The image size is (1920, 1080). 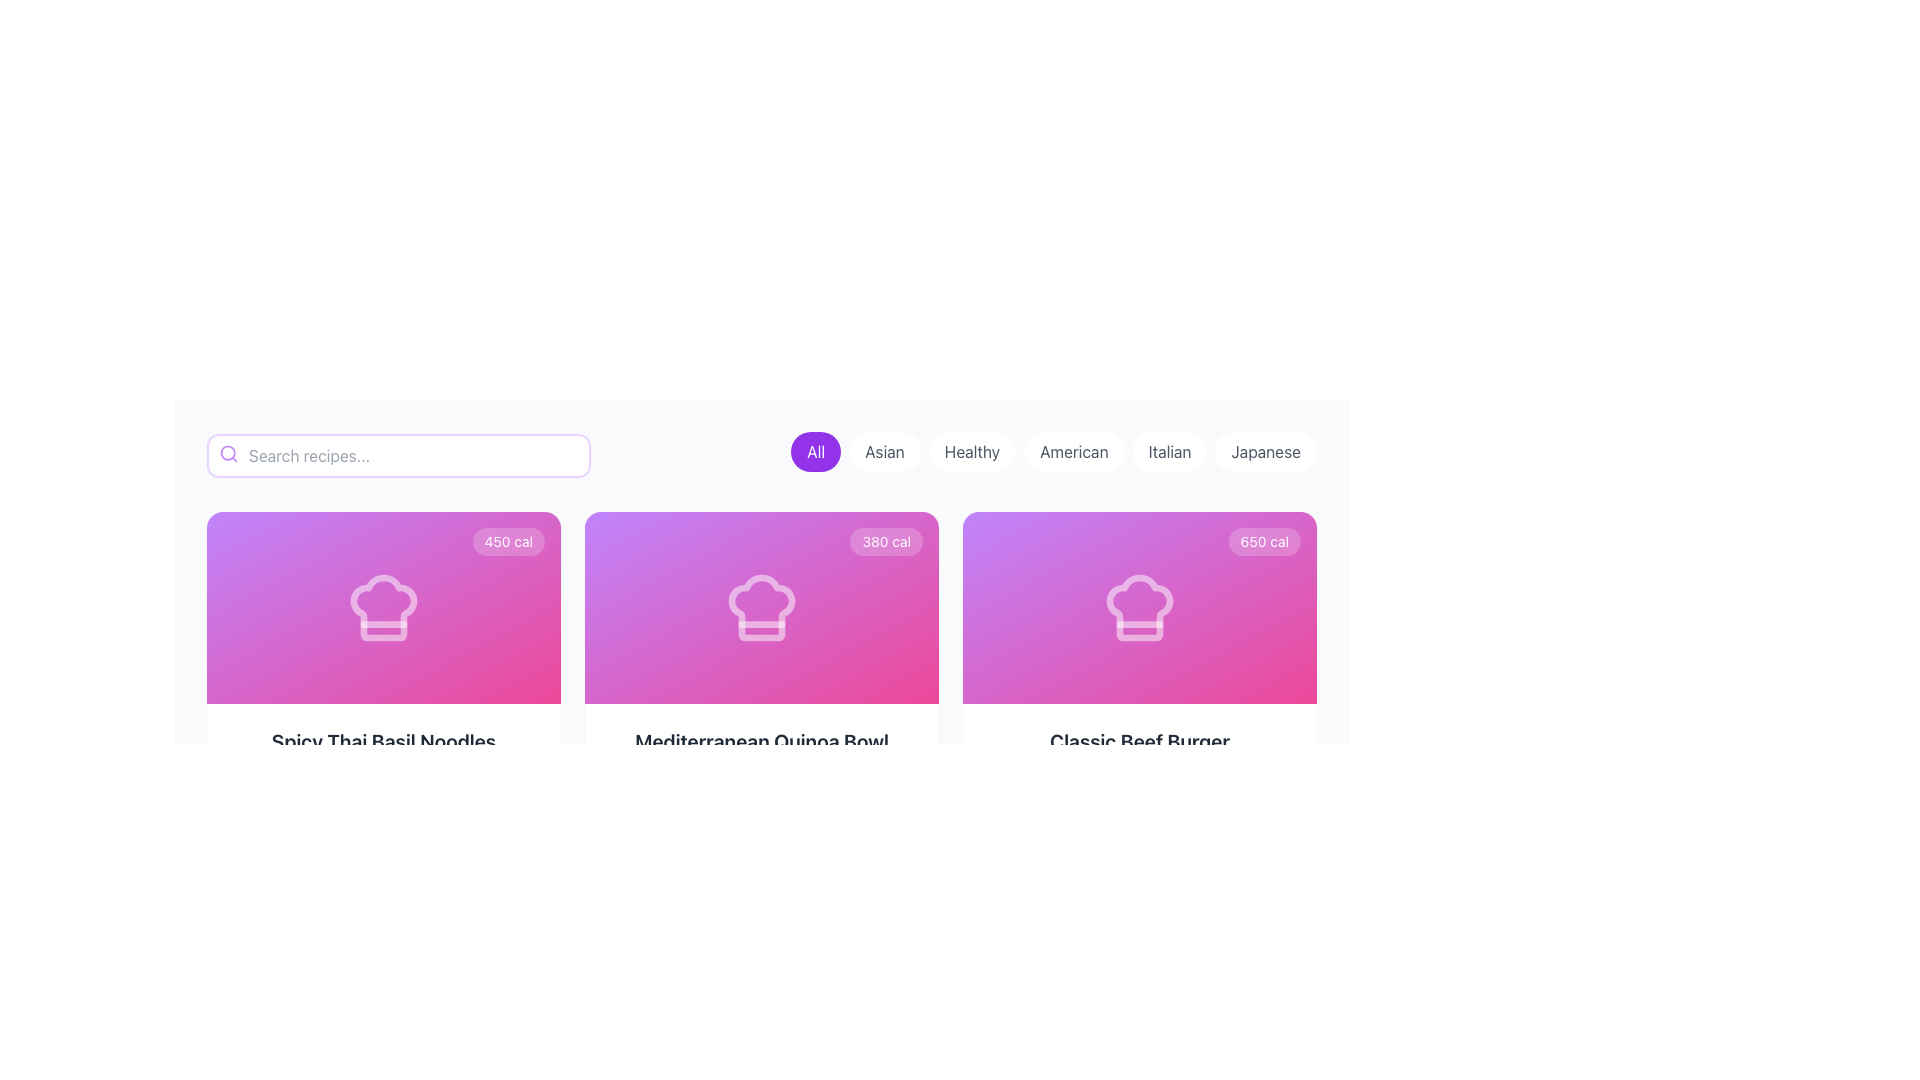 I want to click on the circular vector graphic component of the search icon located in the left portion of the header bar, which visually indicates the search functionality, so click(x=228, y=453).